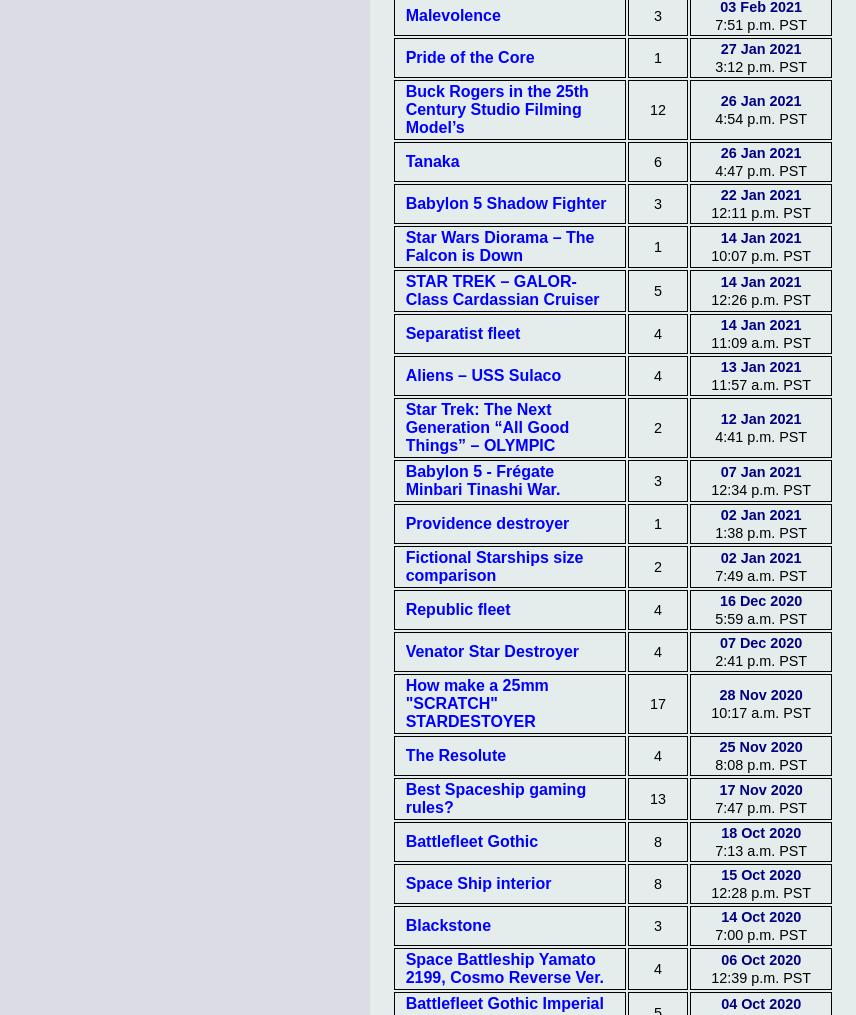 Image resolution: width=856 pixels, height=1015 pixels. What do you see at coordinates (759, 193) in the screenshot?
I see `'22 Jan 2021'` at bounding box center [759, 193].